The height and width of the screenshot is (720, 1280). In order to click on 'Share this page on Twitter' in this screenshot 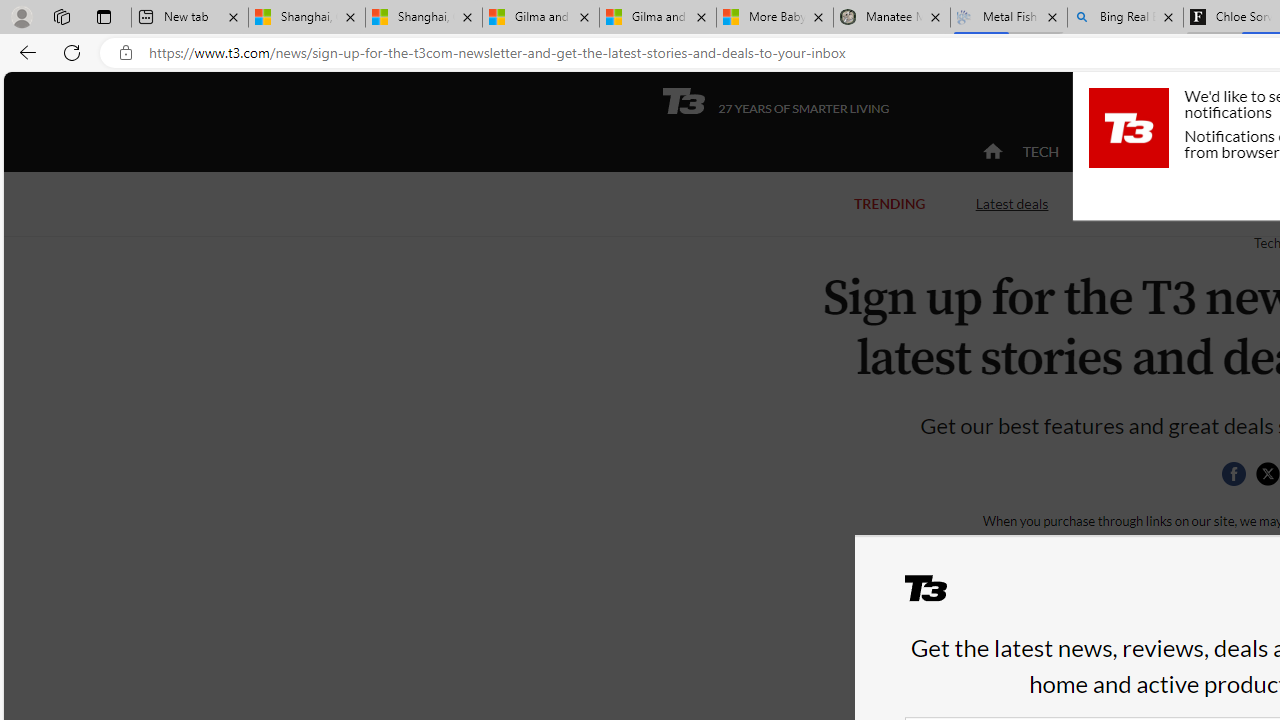, I will do `click(1266, 474)`.